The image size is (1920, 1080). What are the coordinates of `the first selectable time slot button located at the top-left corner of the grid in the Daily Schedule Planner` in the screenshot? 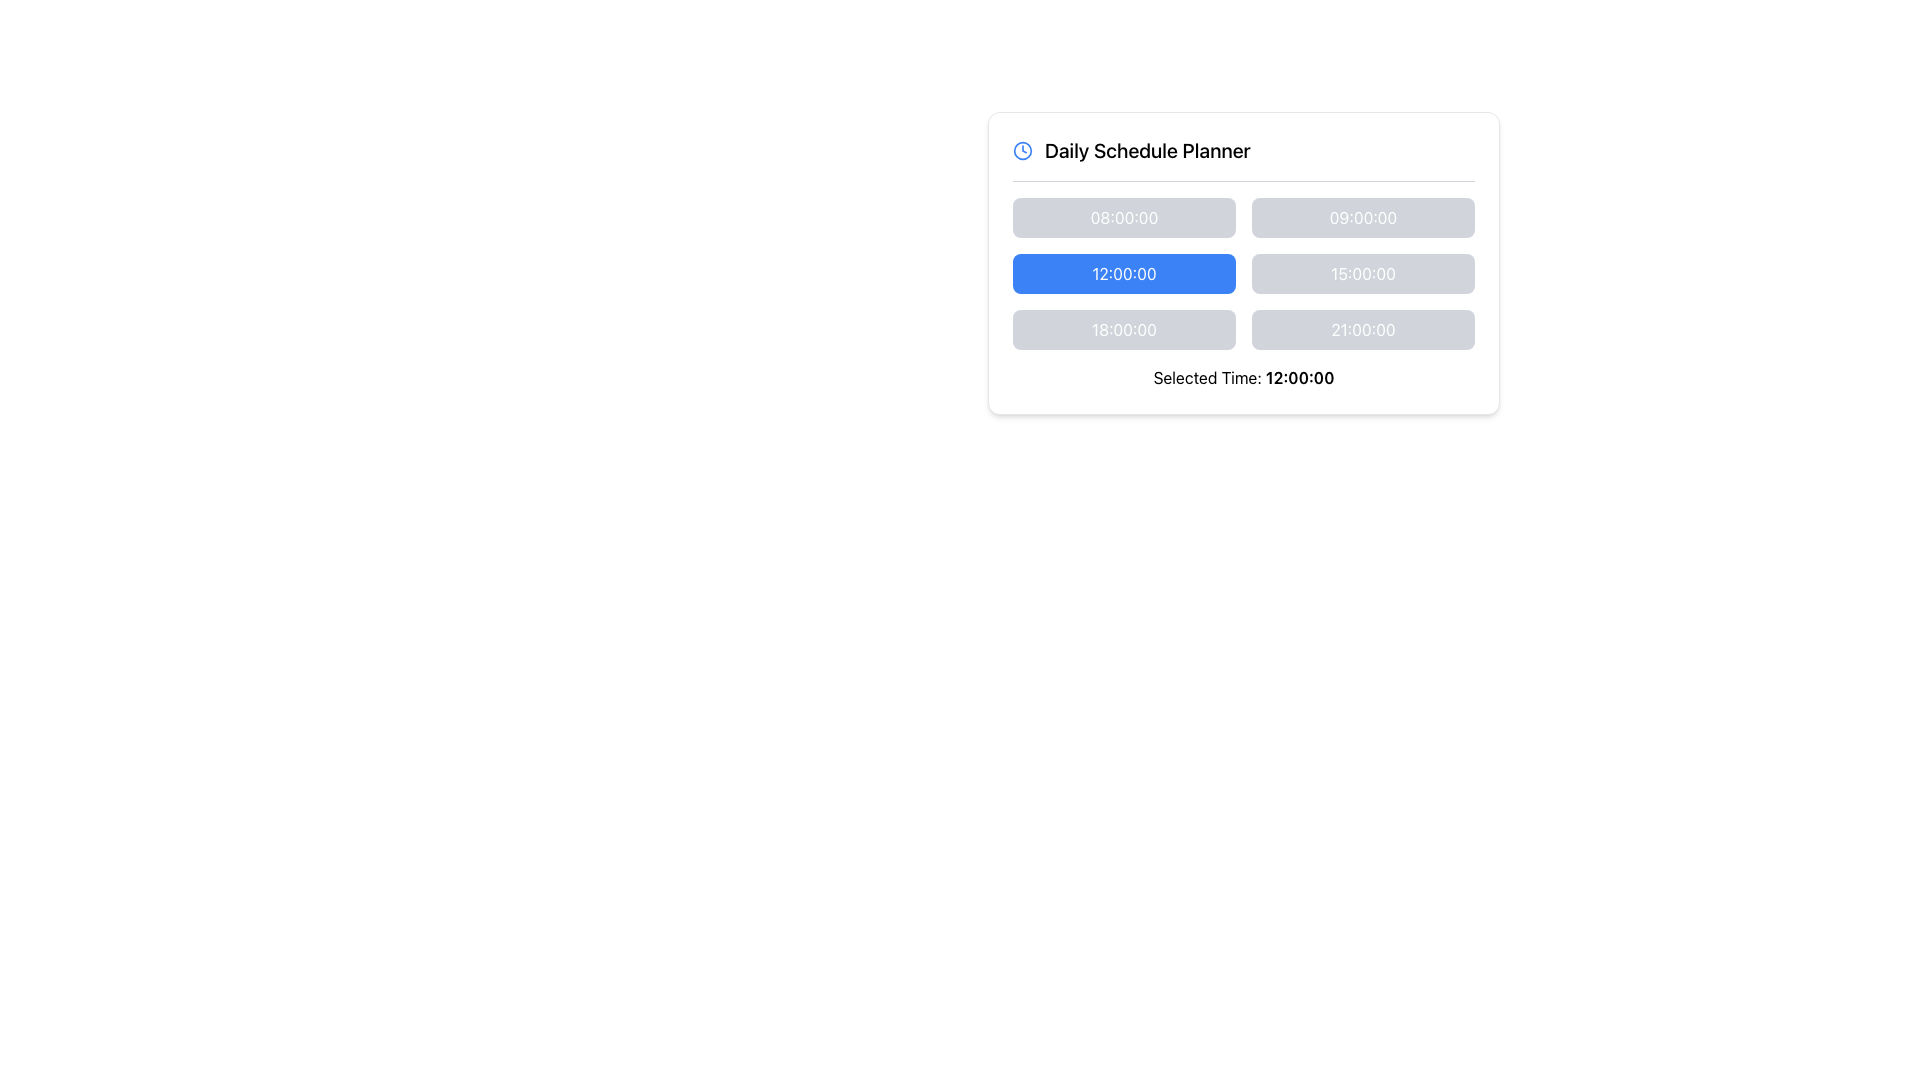 It's located at (1124, 218).